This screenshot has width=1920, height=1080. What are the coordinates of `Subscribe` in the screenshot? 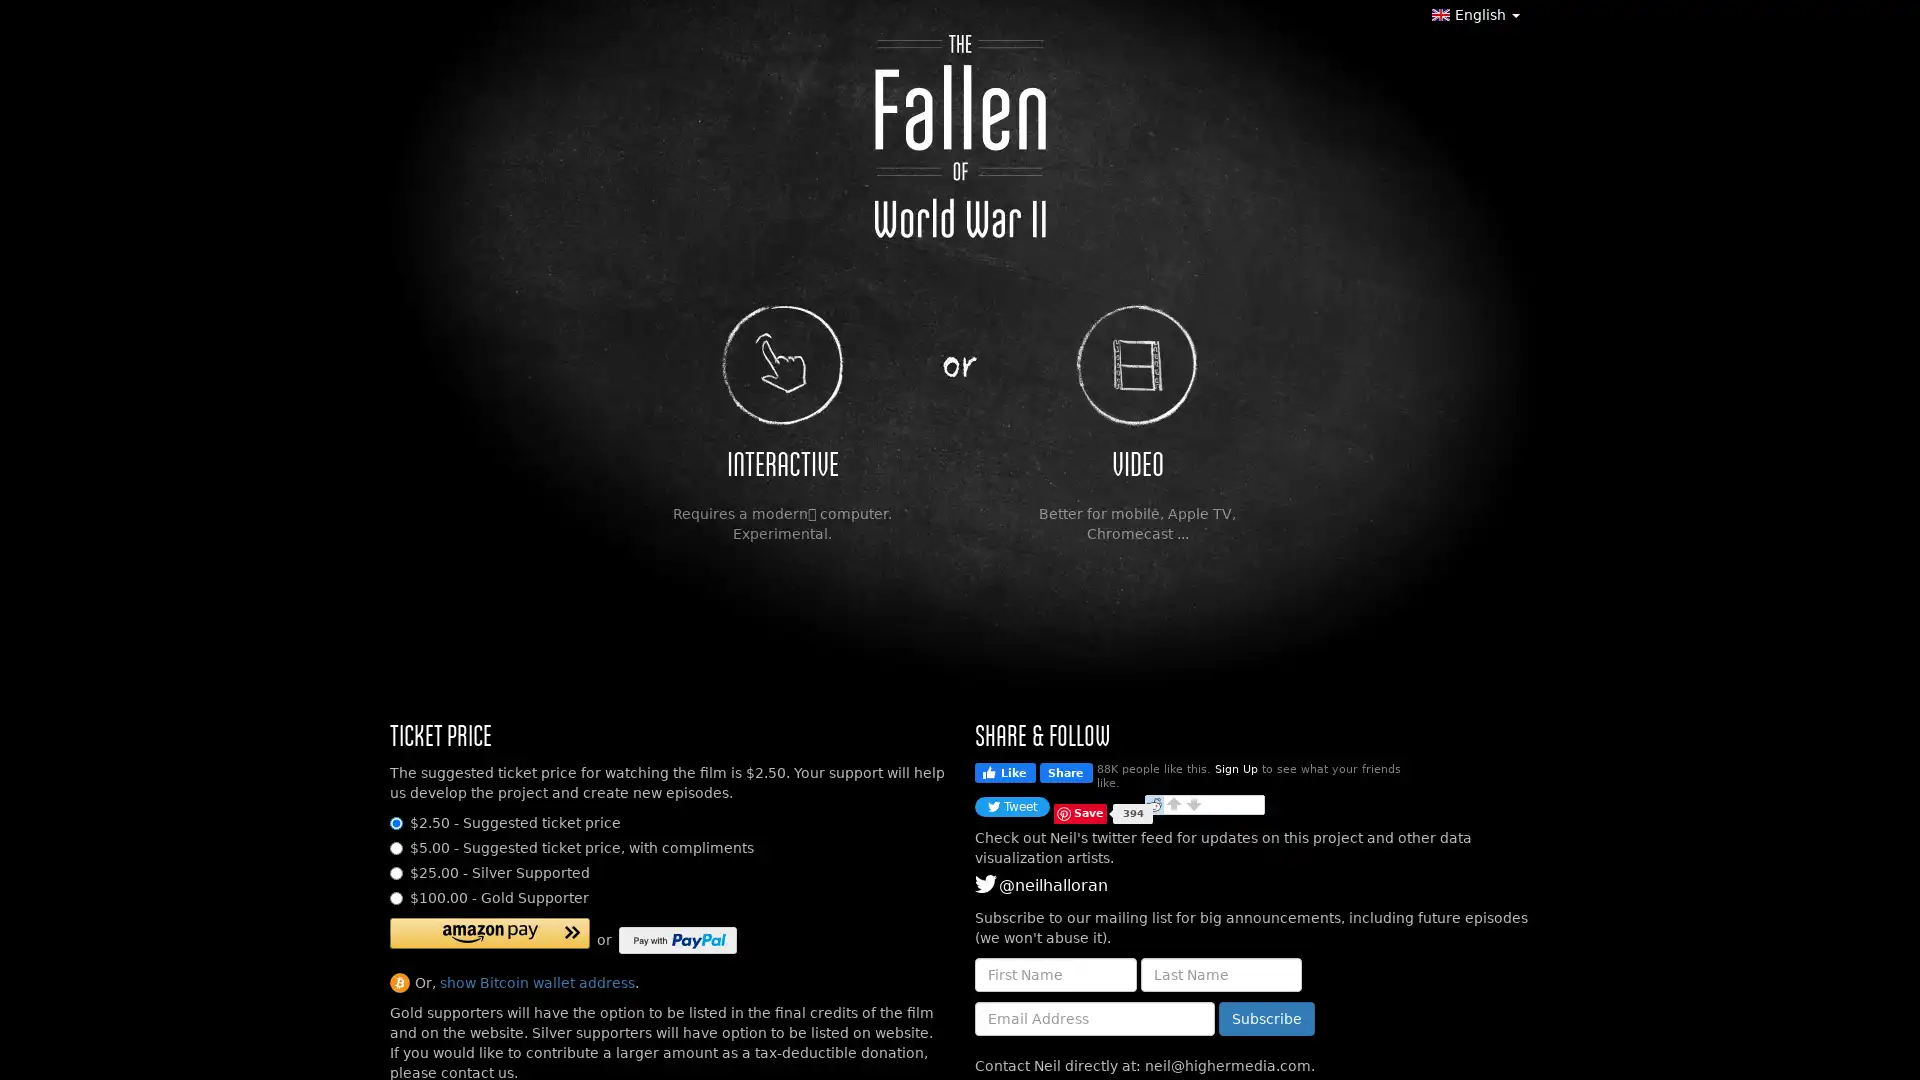 It's located at (1266, 1018).